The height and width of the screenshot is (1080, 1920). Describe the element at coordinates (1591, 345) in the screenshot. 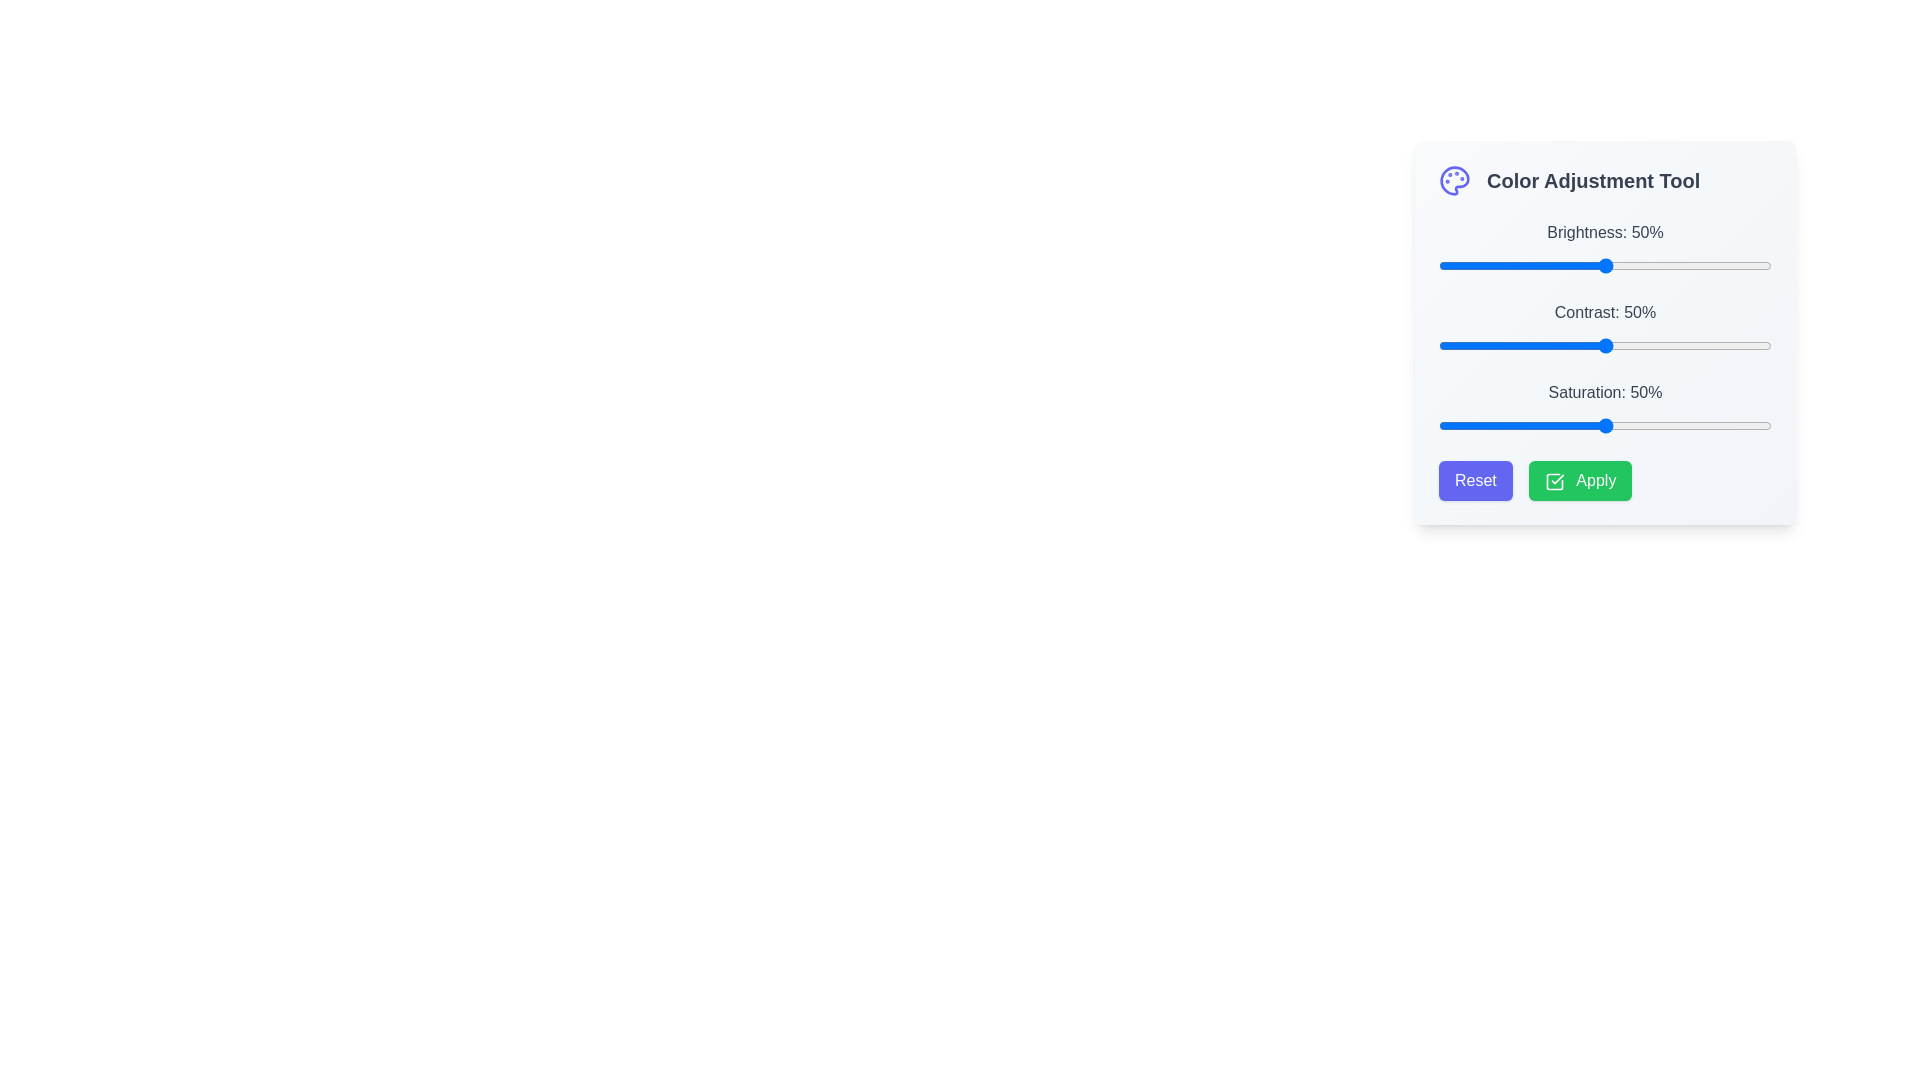

I see `contrast of the image` at that location.